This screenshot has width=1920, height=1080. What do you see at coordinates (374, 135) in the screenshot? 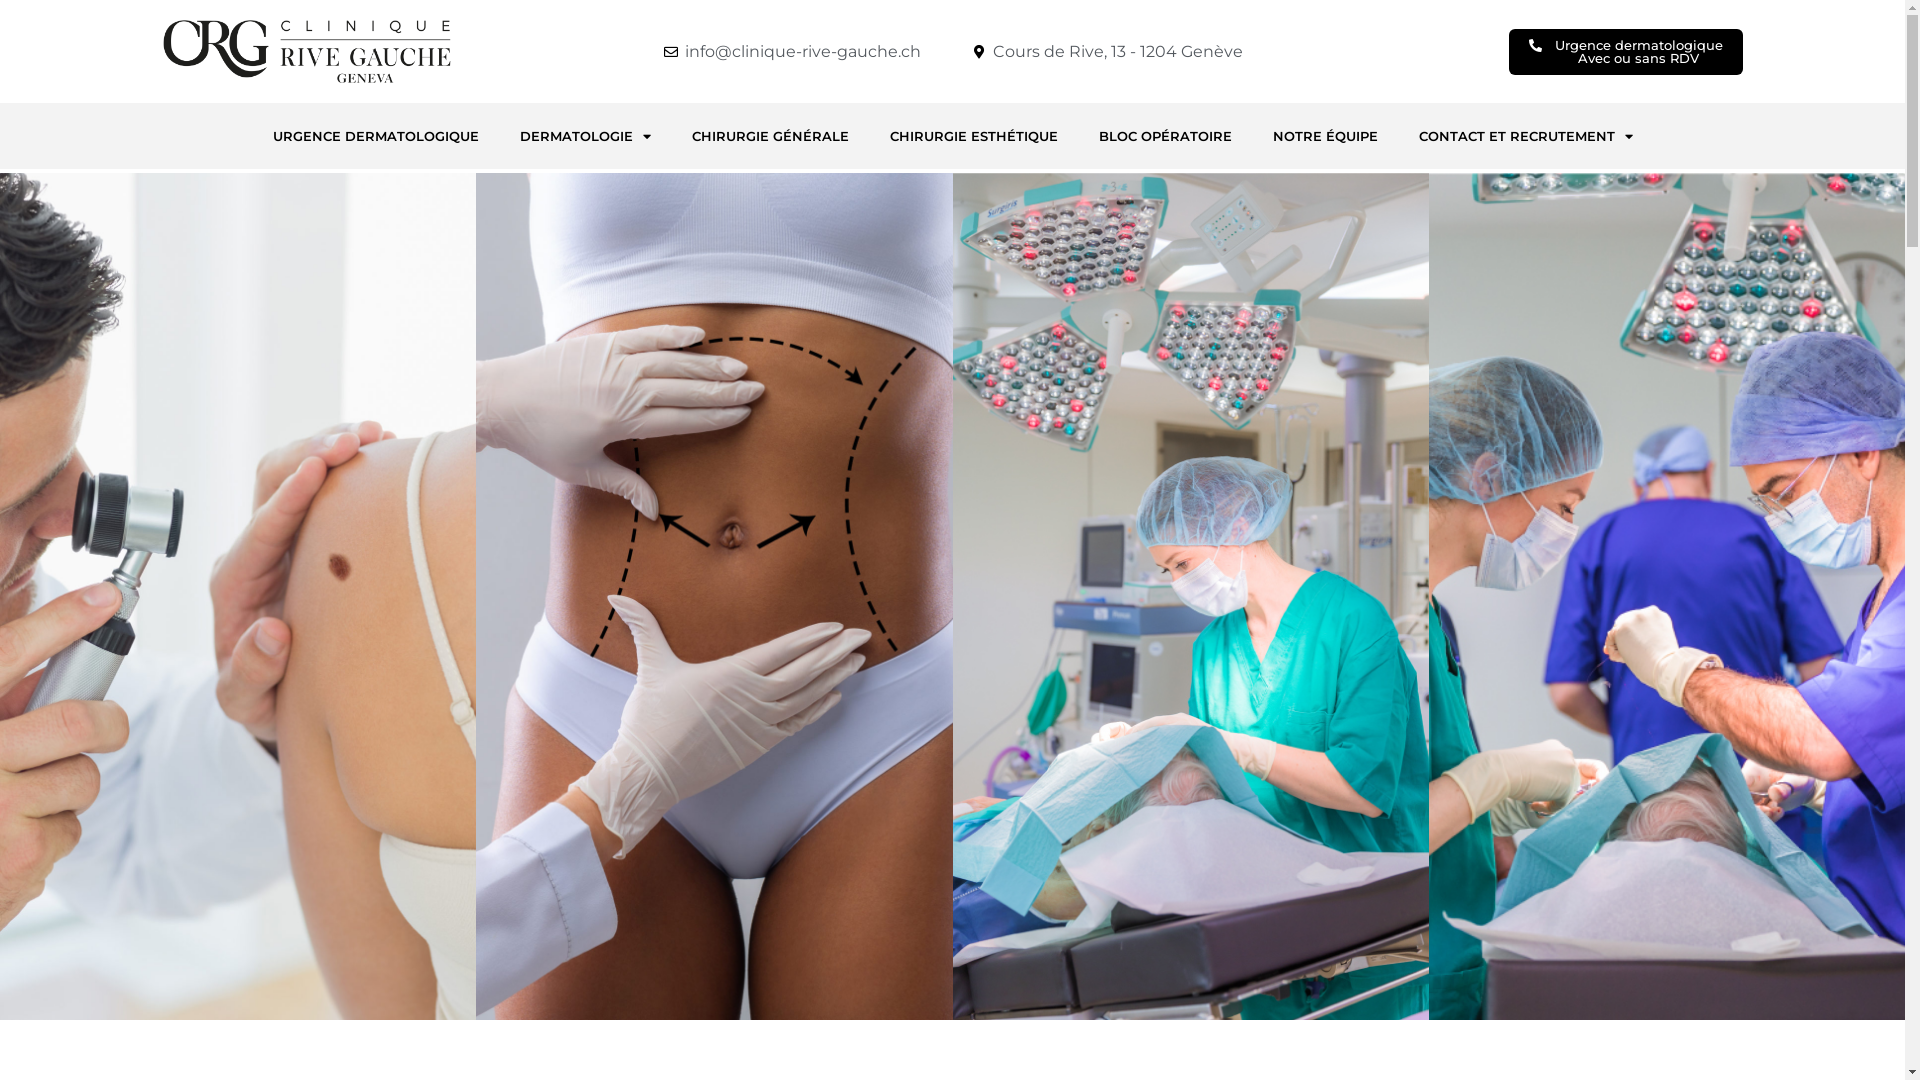
I see `'URGENCE DERMATOLOGIQUE'` at bounding box center [374, 135].